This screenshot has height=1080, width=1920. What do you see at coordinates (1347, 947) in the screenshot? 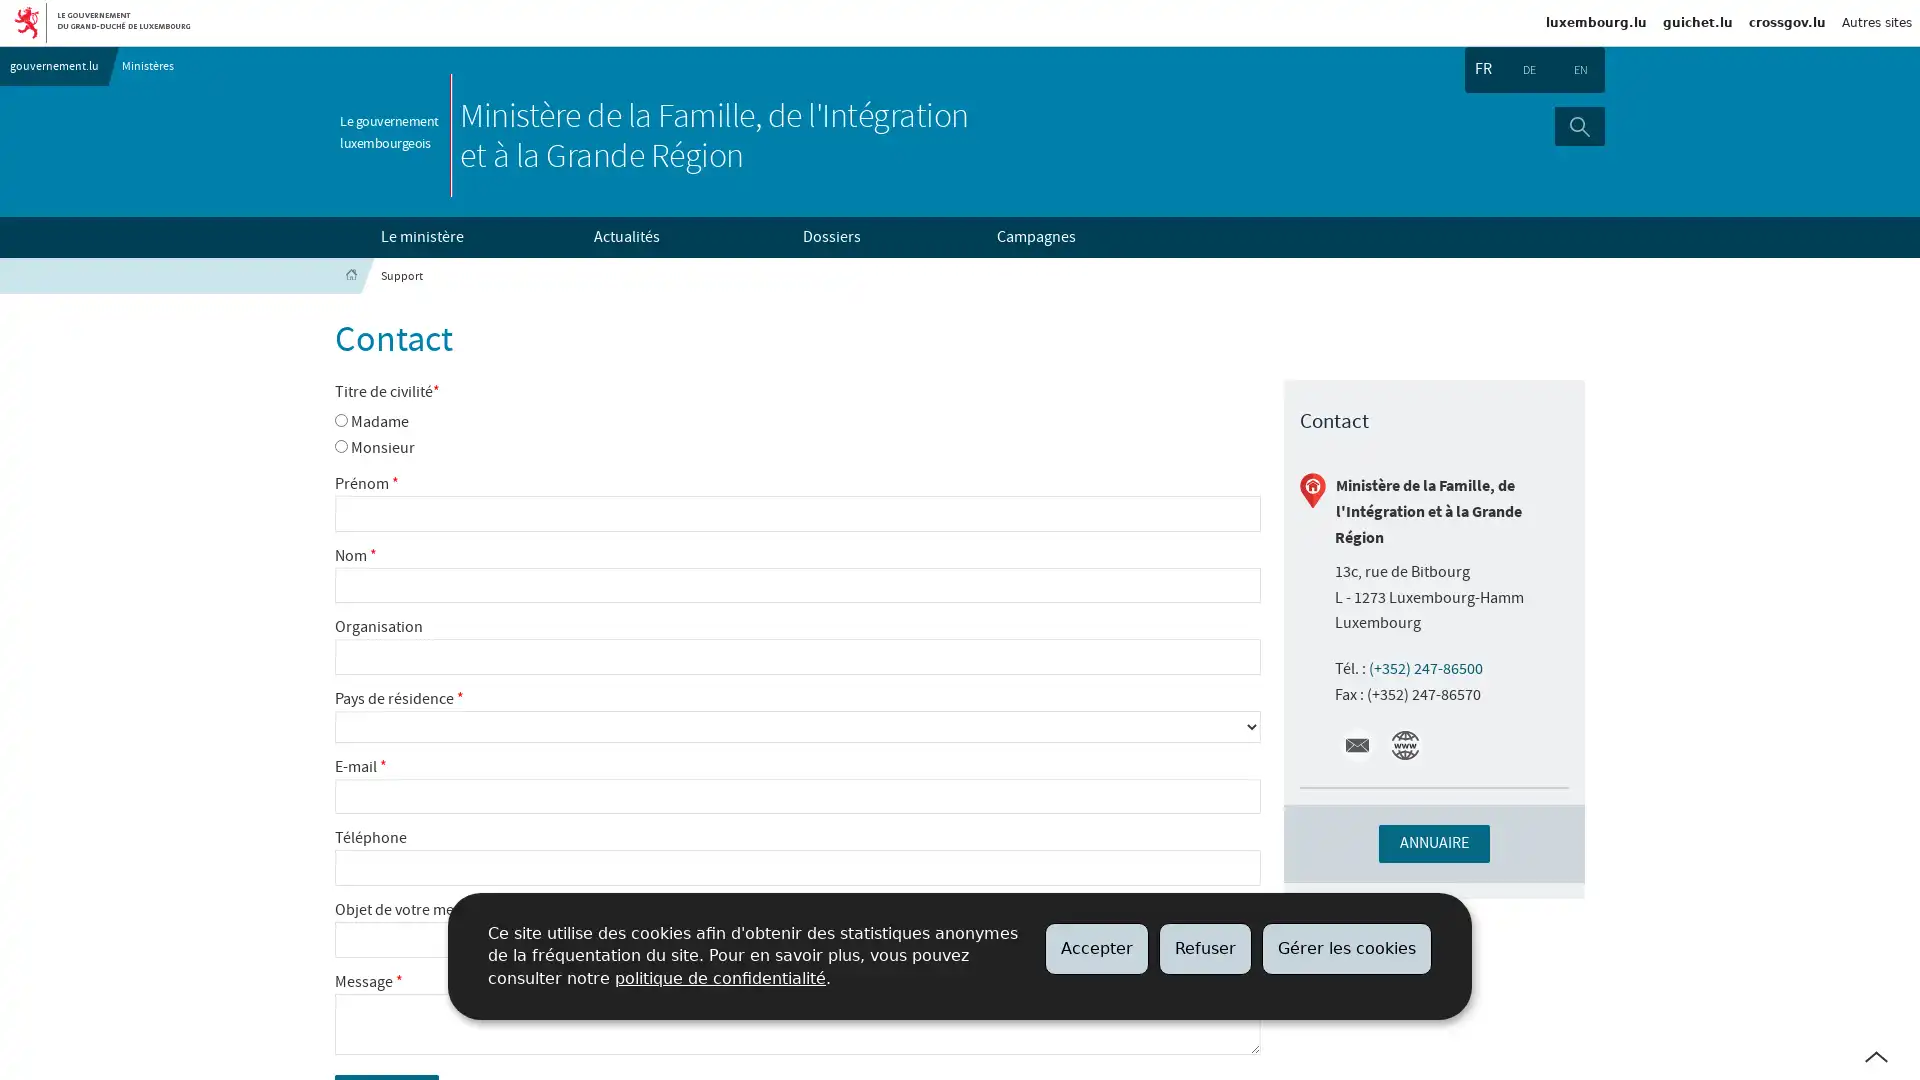
I see `Gerer les cookies` at bounding box center [1347, 947].